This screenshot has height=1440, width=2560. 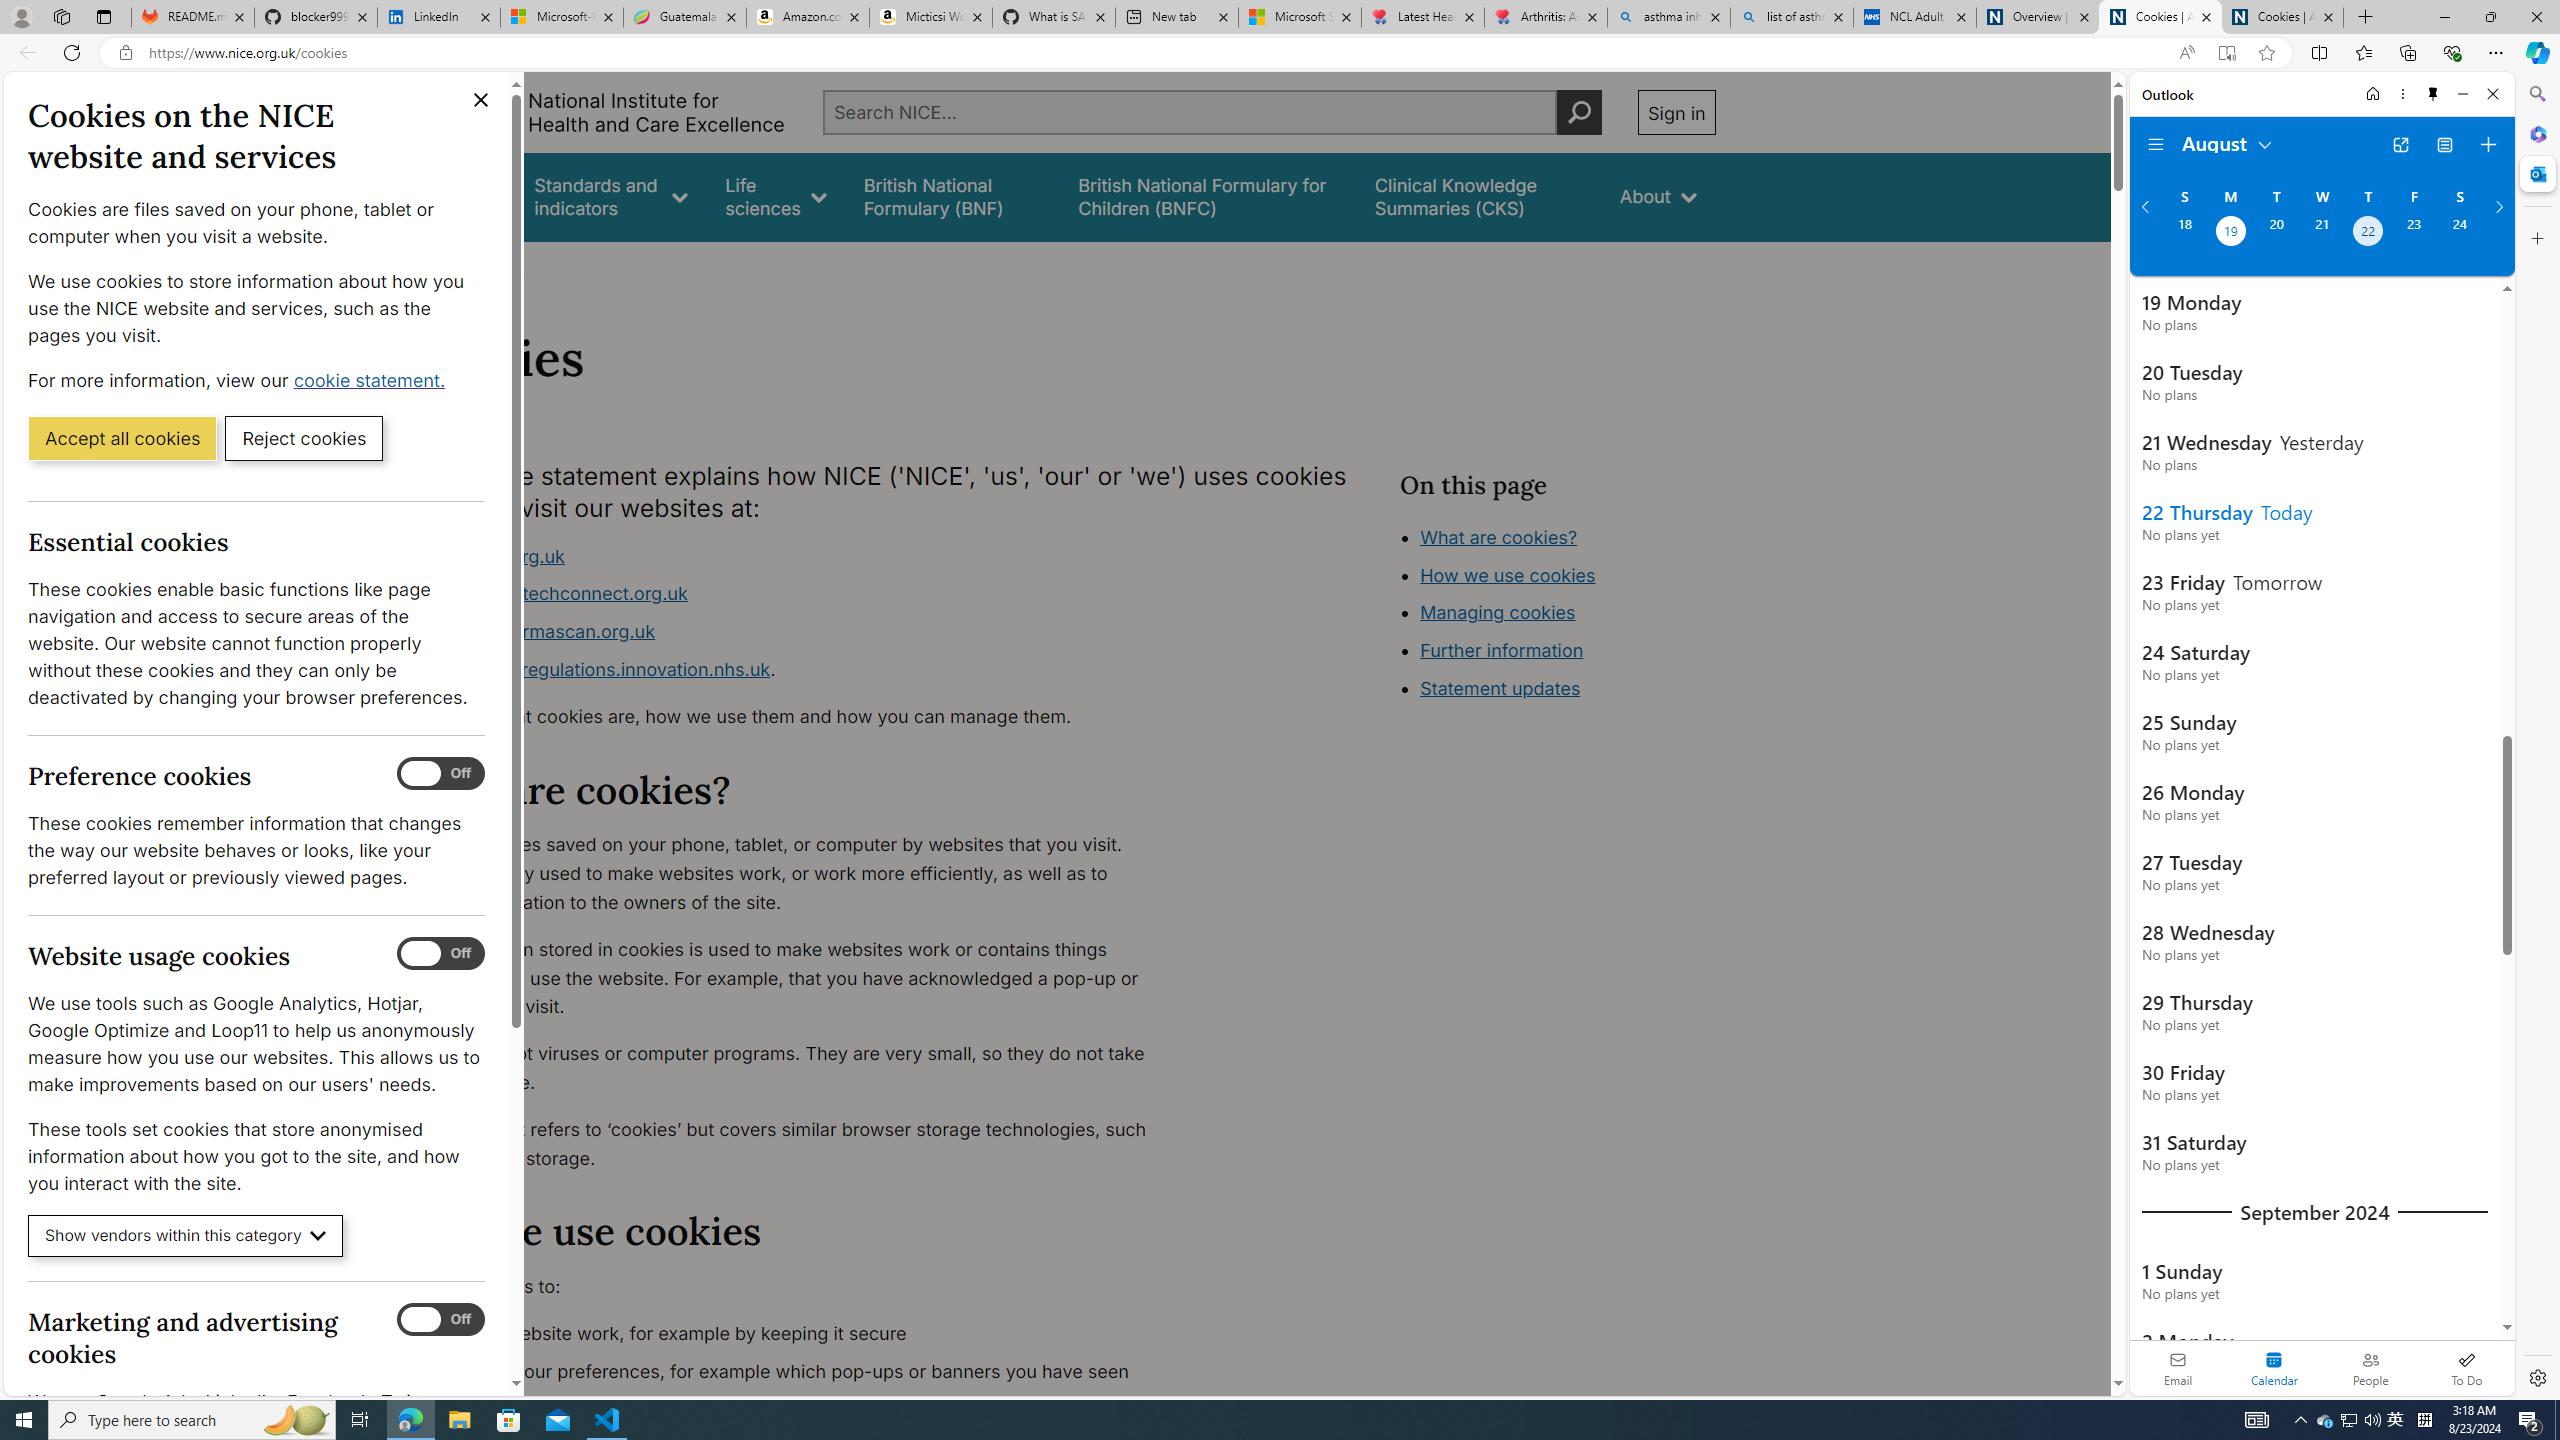 I want to click on 'cookie statement. (Opens in a new window)', so click(x=371, y=379).